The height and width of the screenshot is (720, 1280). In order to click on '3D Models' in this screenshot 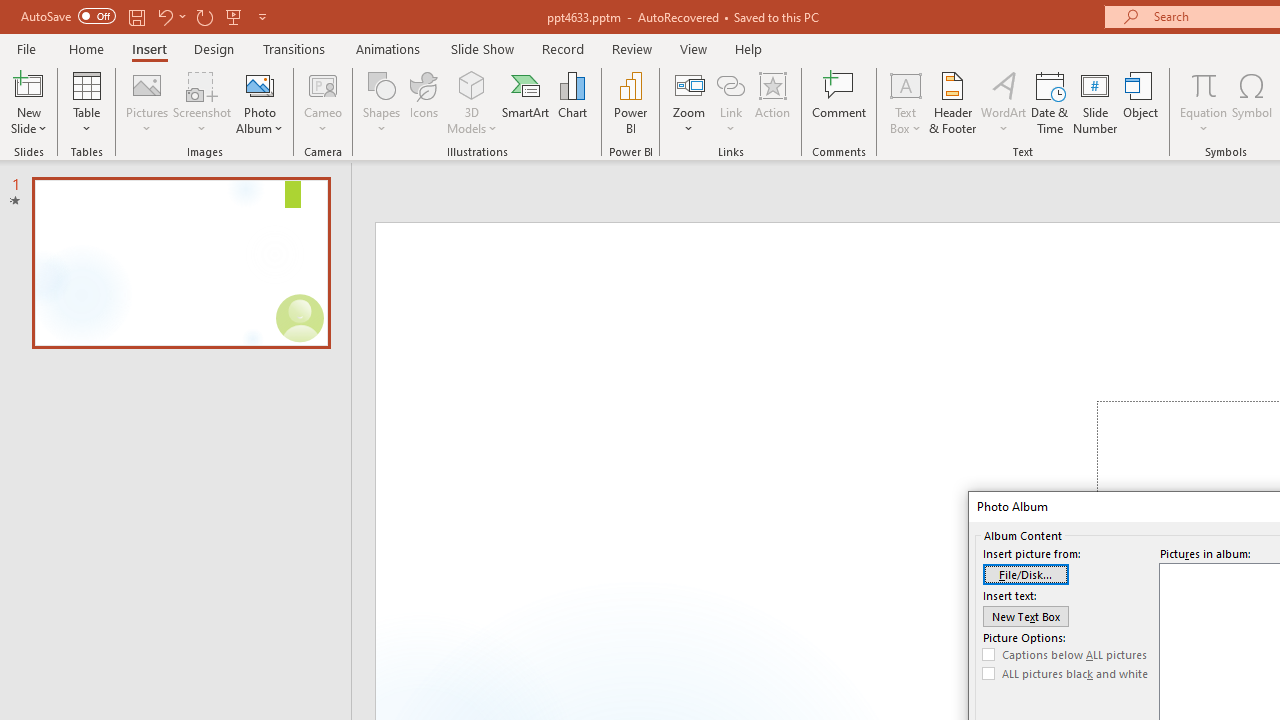, I will do `click(471, 84)`.